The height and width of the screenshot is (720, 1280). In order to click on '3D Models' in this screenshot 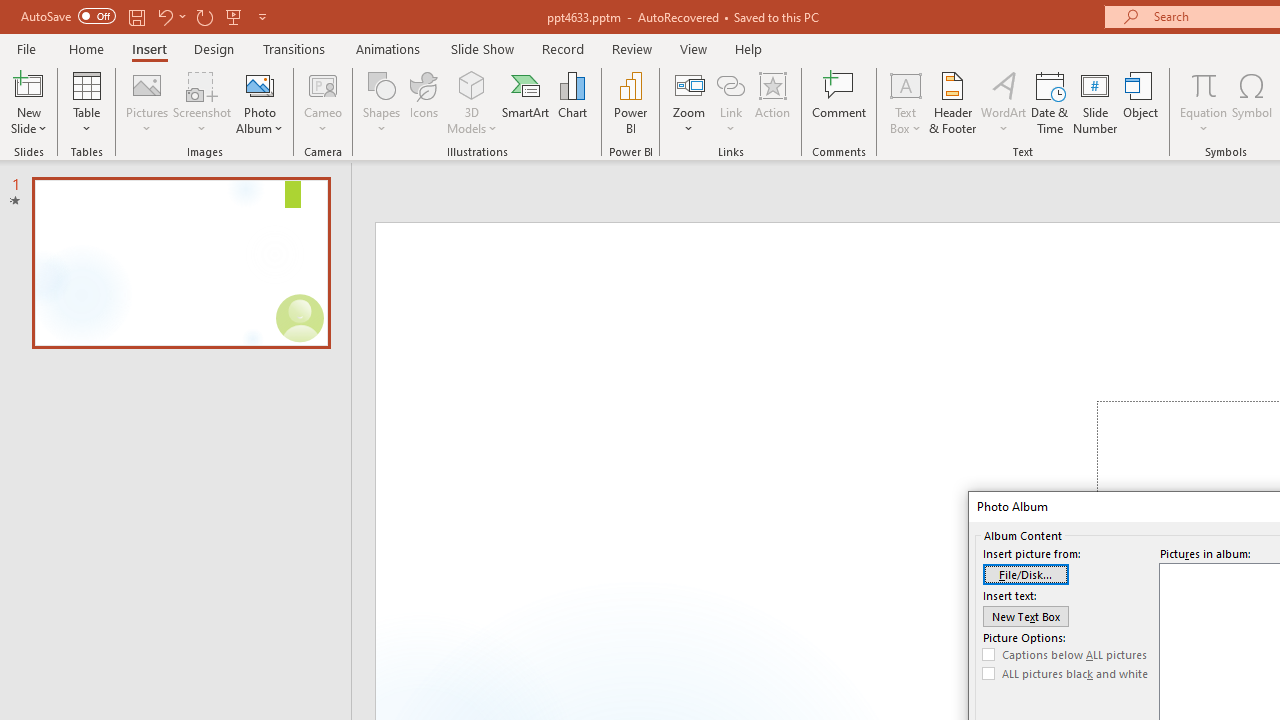, I will do `click(471, 84)`.